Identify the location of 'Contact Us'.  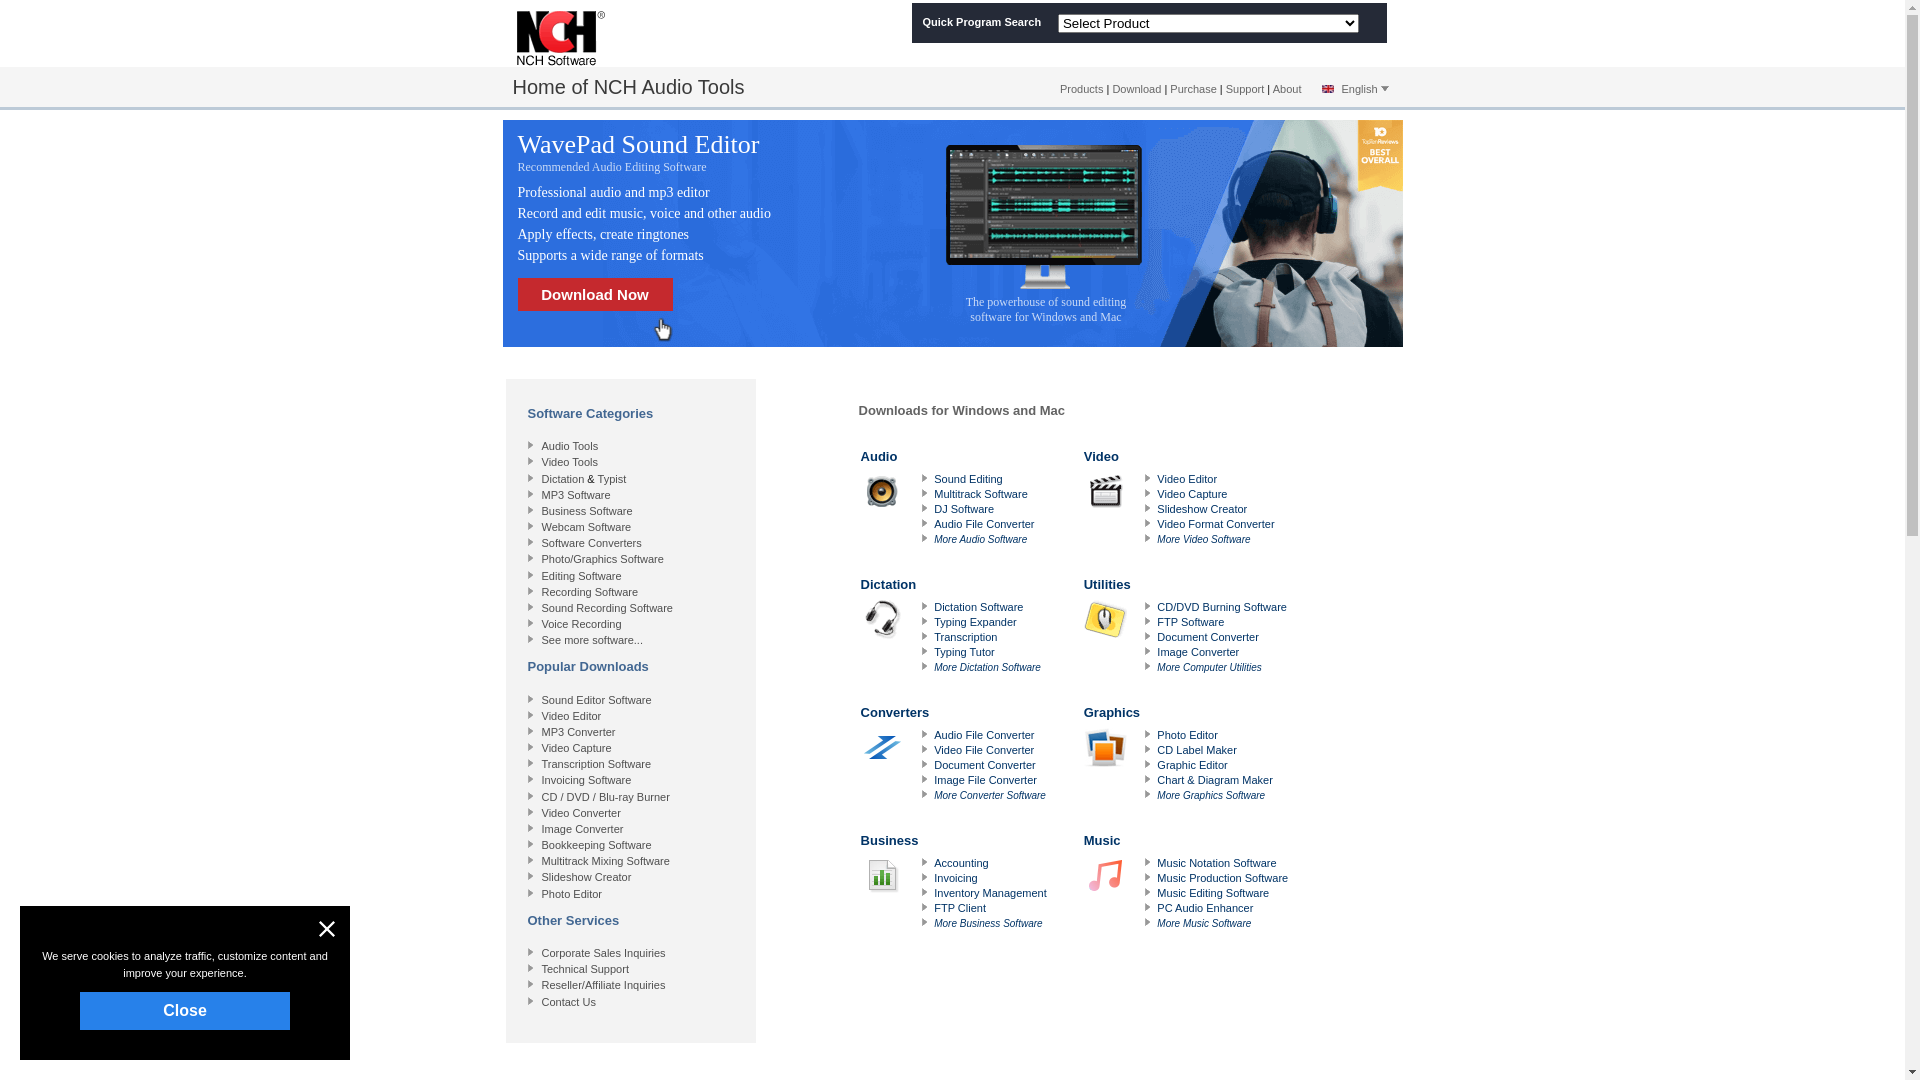
(568, 1002).